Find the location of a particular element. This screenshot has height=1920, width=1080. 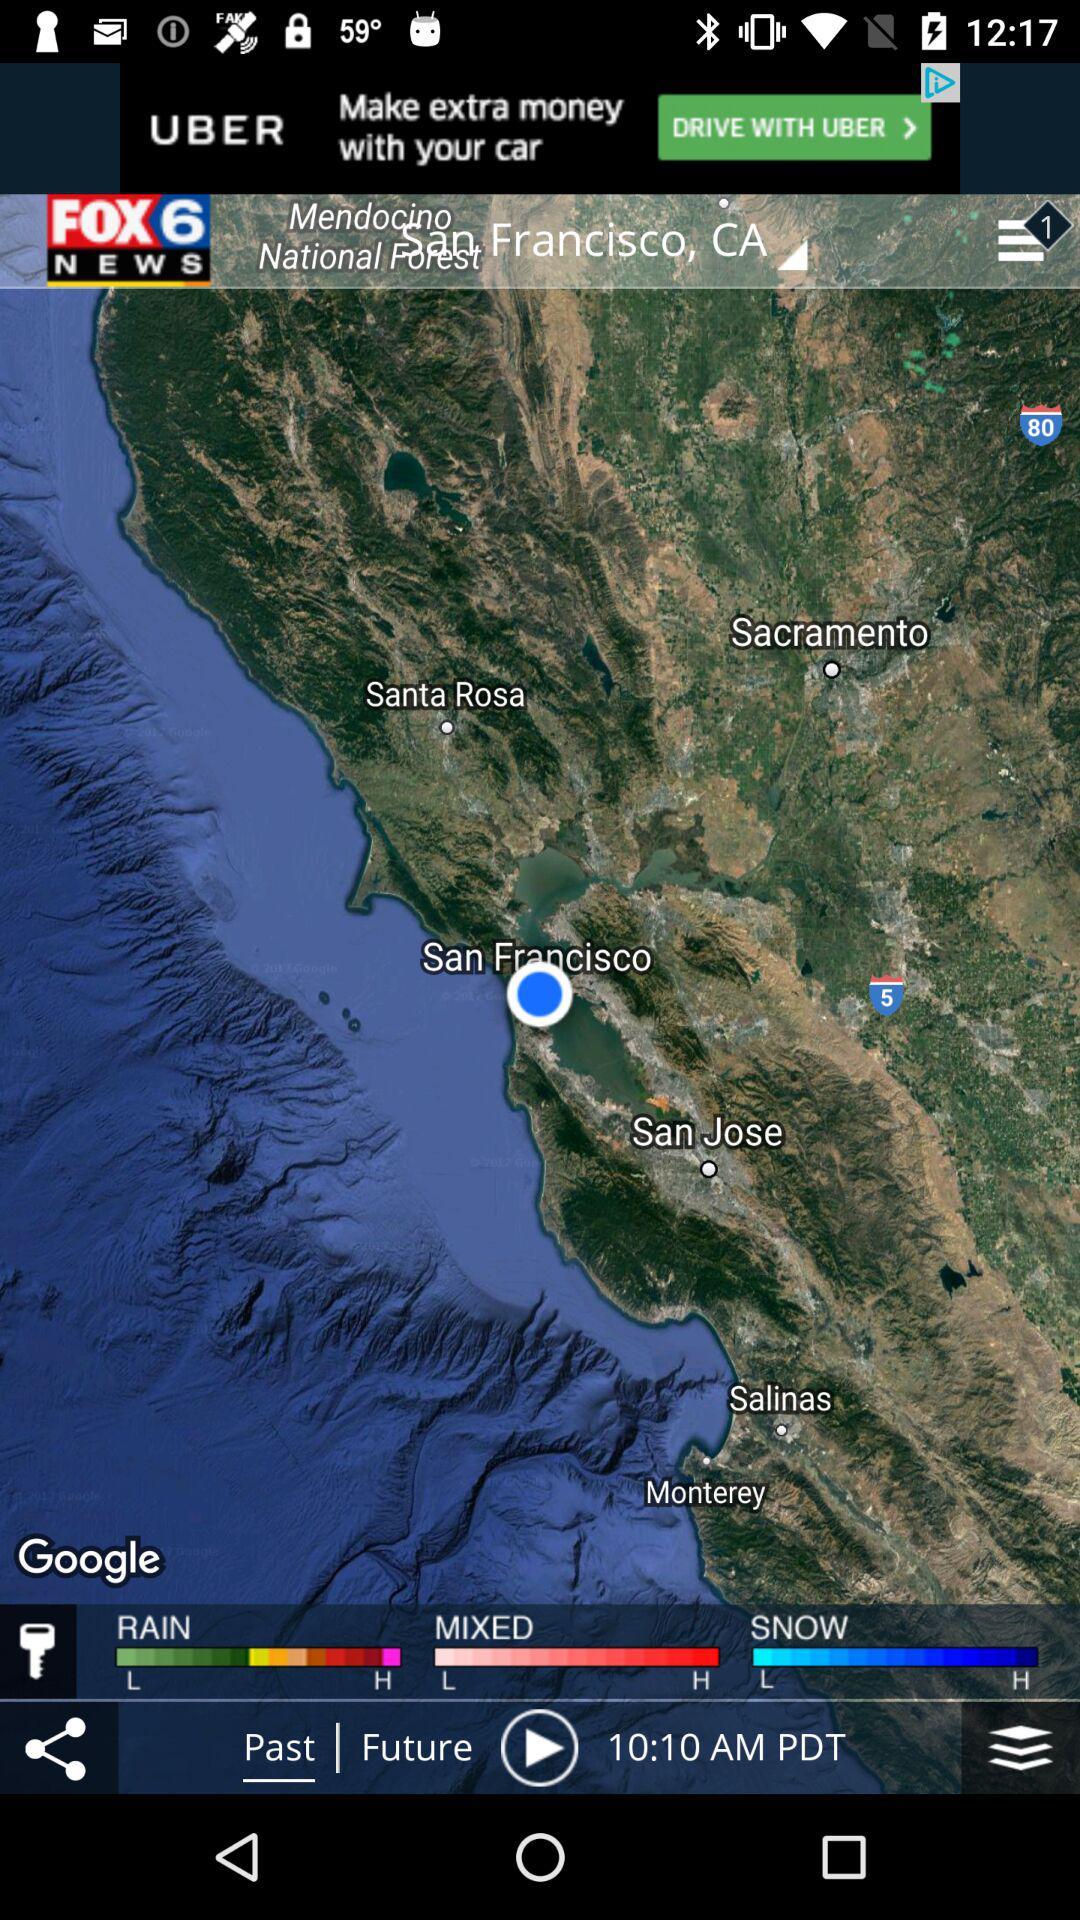

item to the right of future item is located at coordinates (538, 1746).